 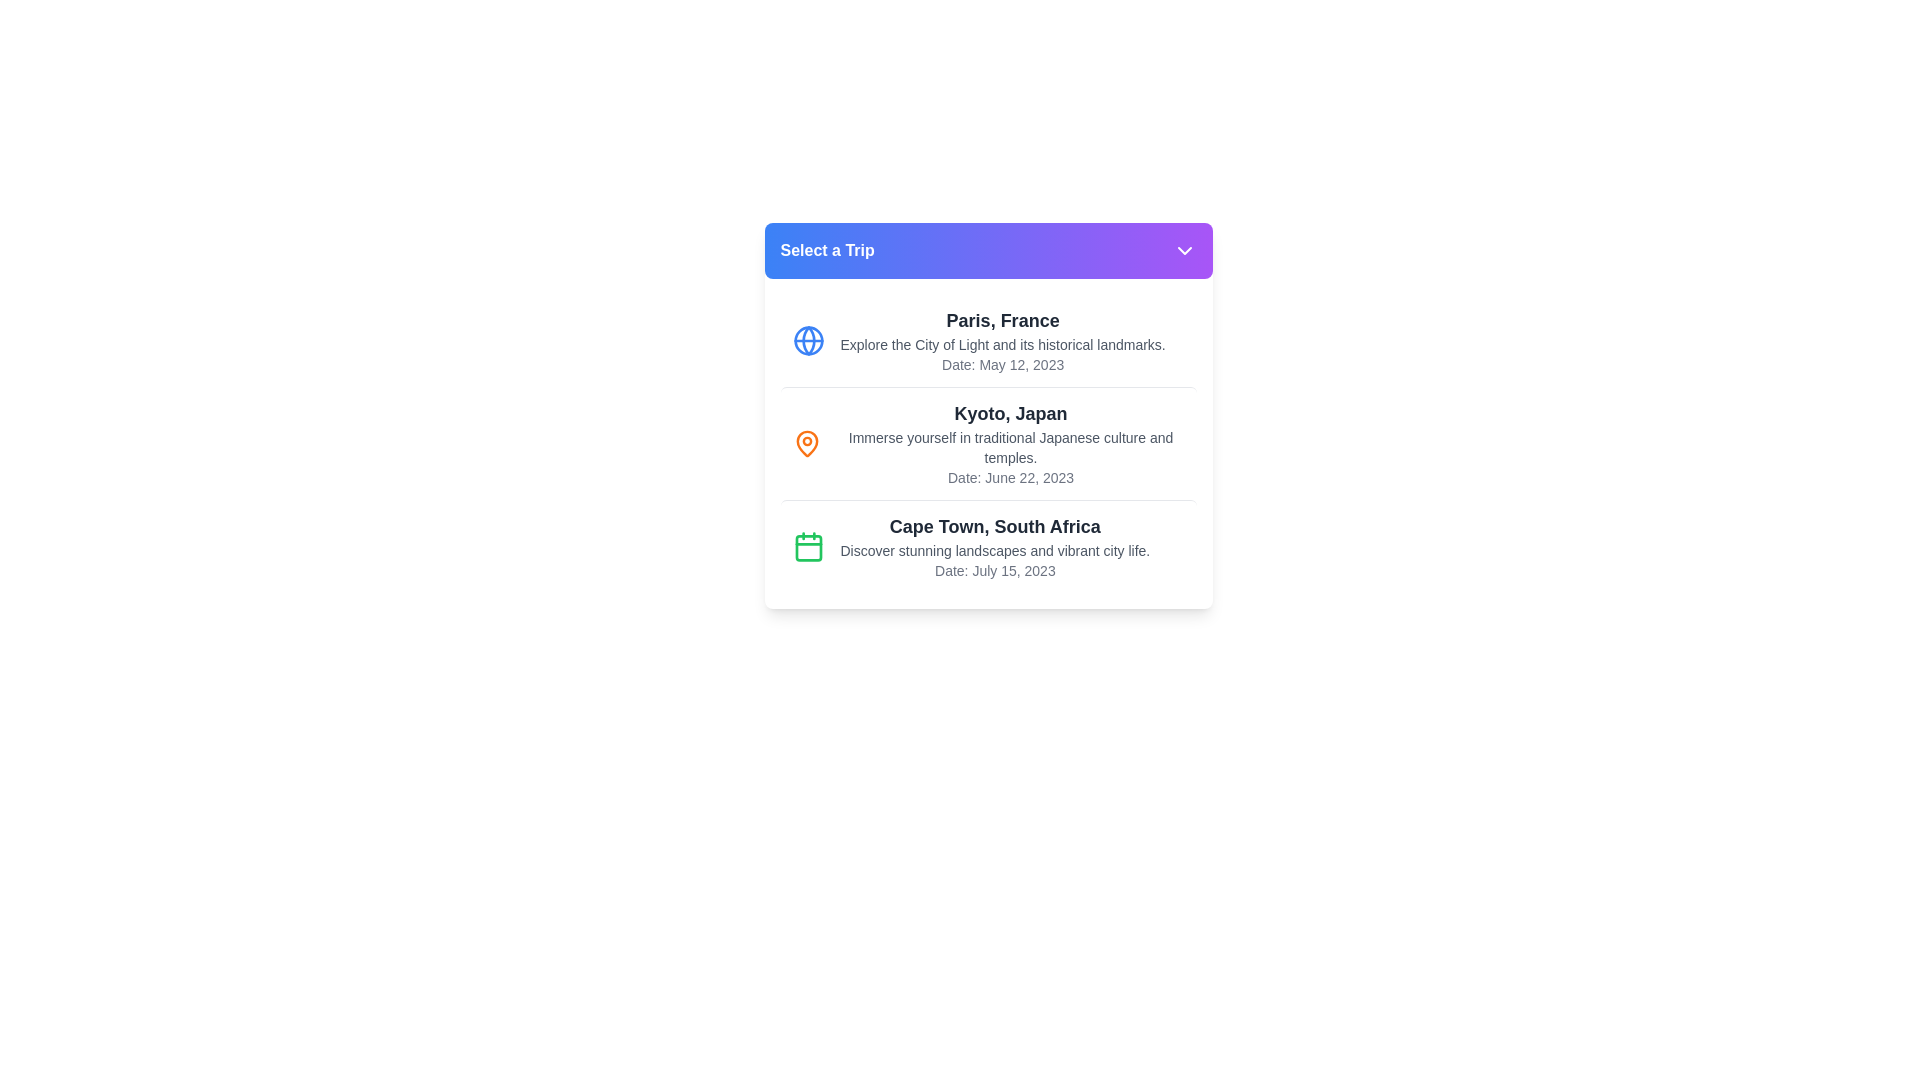 I want to click on the circular globe icon with thin blue outlines, located to the left of the text block 'Paris, France' in the 'Select a Trip' list, so click(x=808, y=339).